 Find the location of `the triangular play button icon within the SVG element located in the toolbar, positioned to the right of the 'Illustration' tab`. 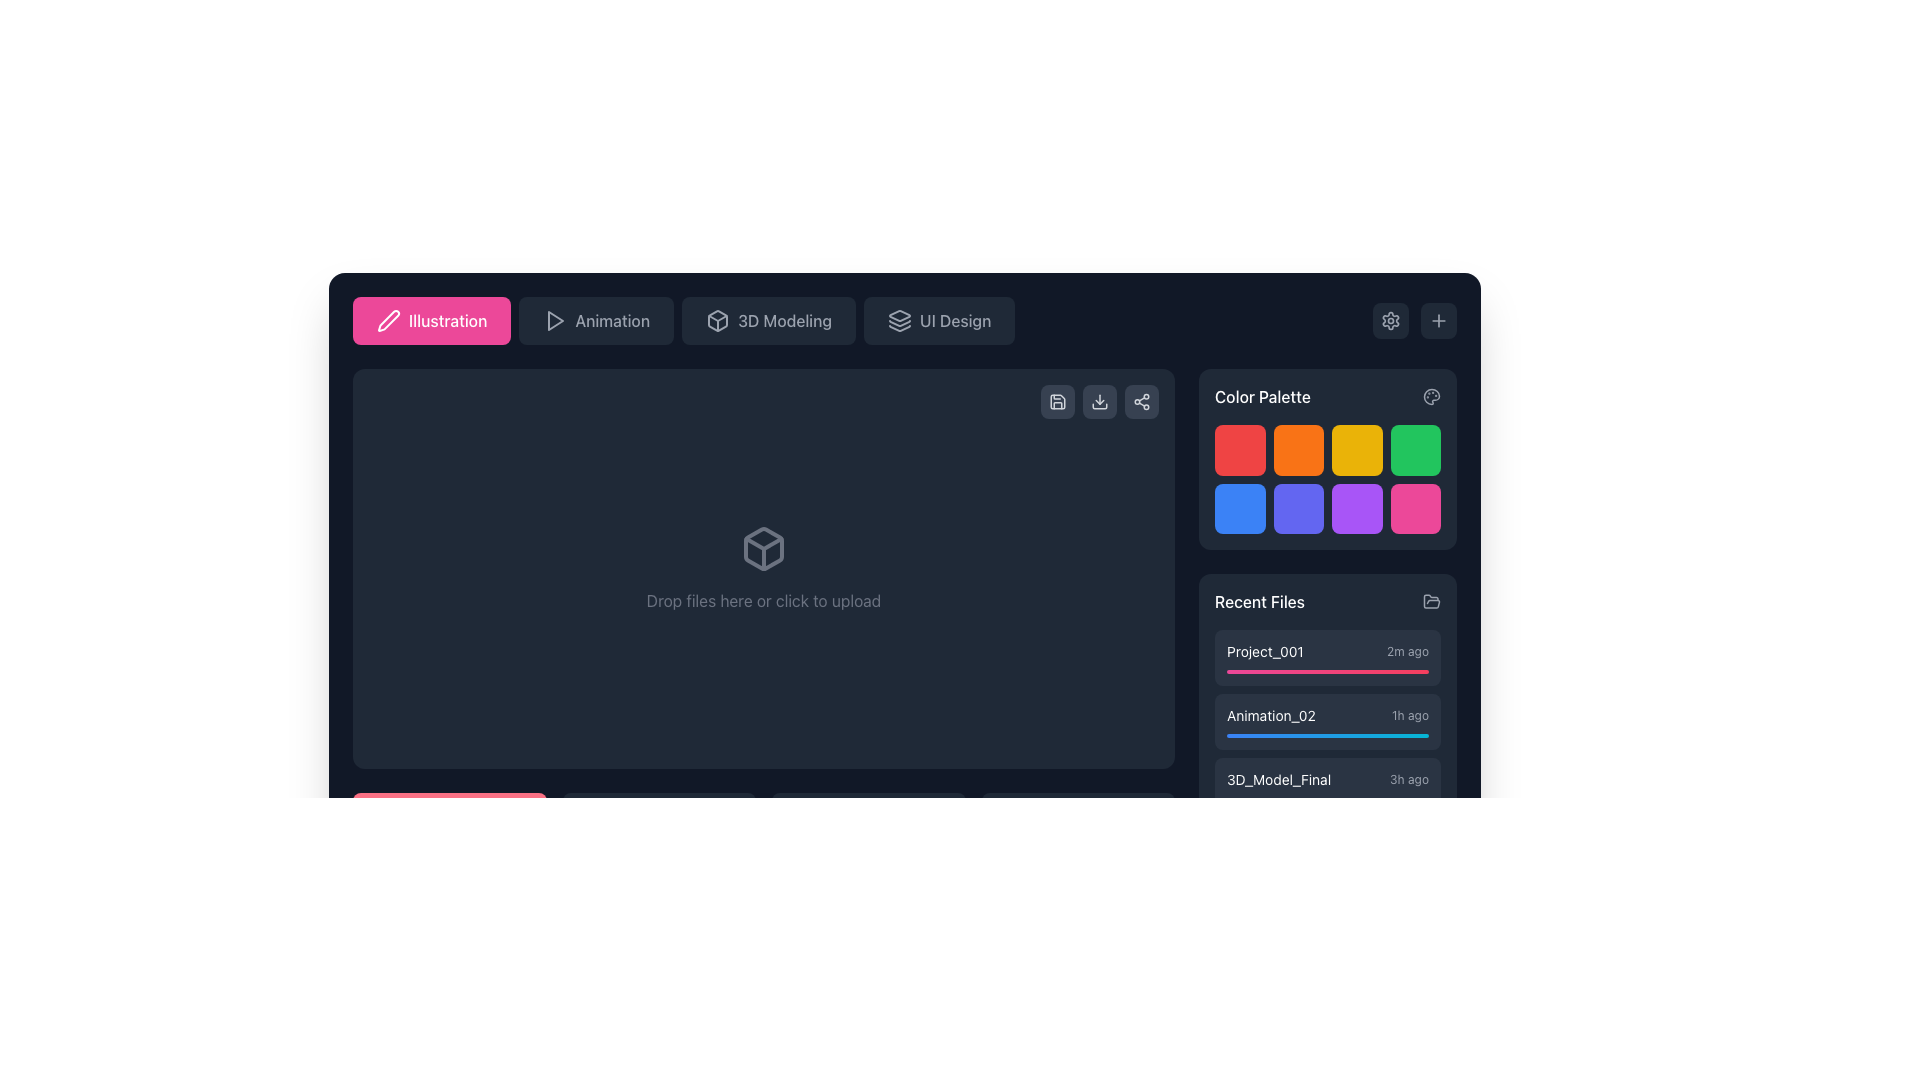

the triangular play button icon within the SVG element located in the toolbar, positioned to the right of the 'Illustration' tab is located at coordinates (556, 319).